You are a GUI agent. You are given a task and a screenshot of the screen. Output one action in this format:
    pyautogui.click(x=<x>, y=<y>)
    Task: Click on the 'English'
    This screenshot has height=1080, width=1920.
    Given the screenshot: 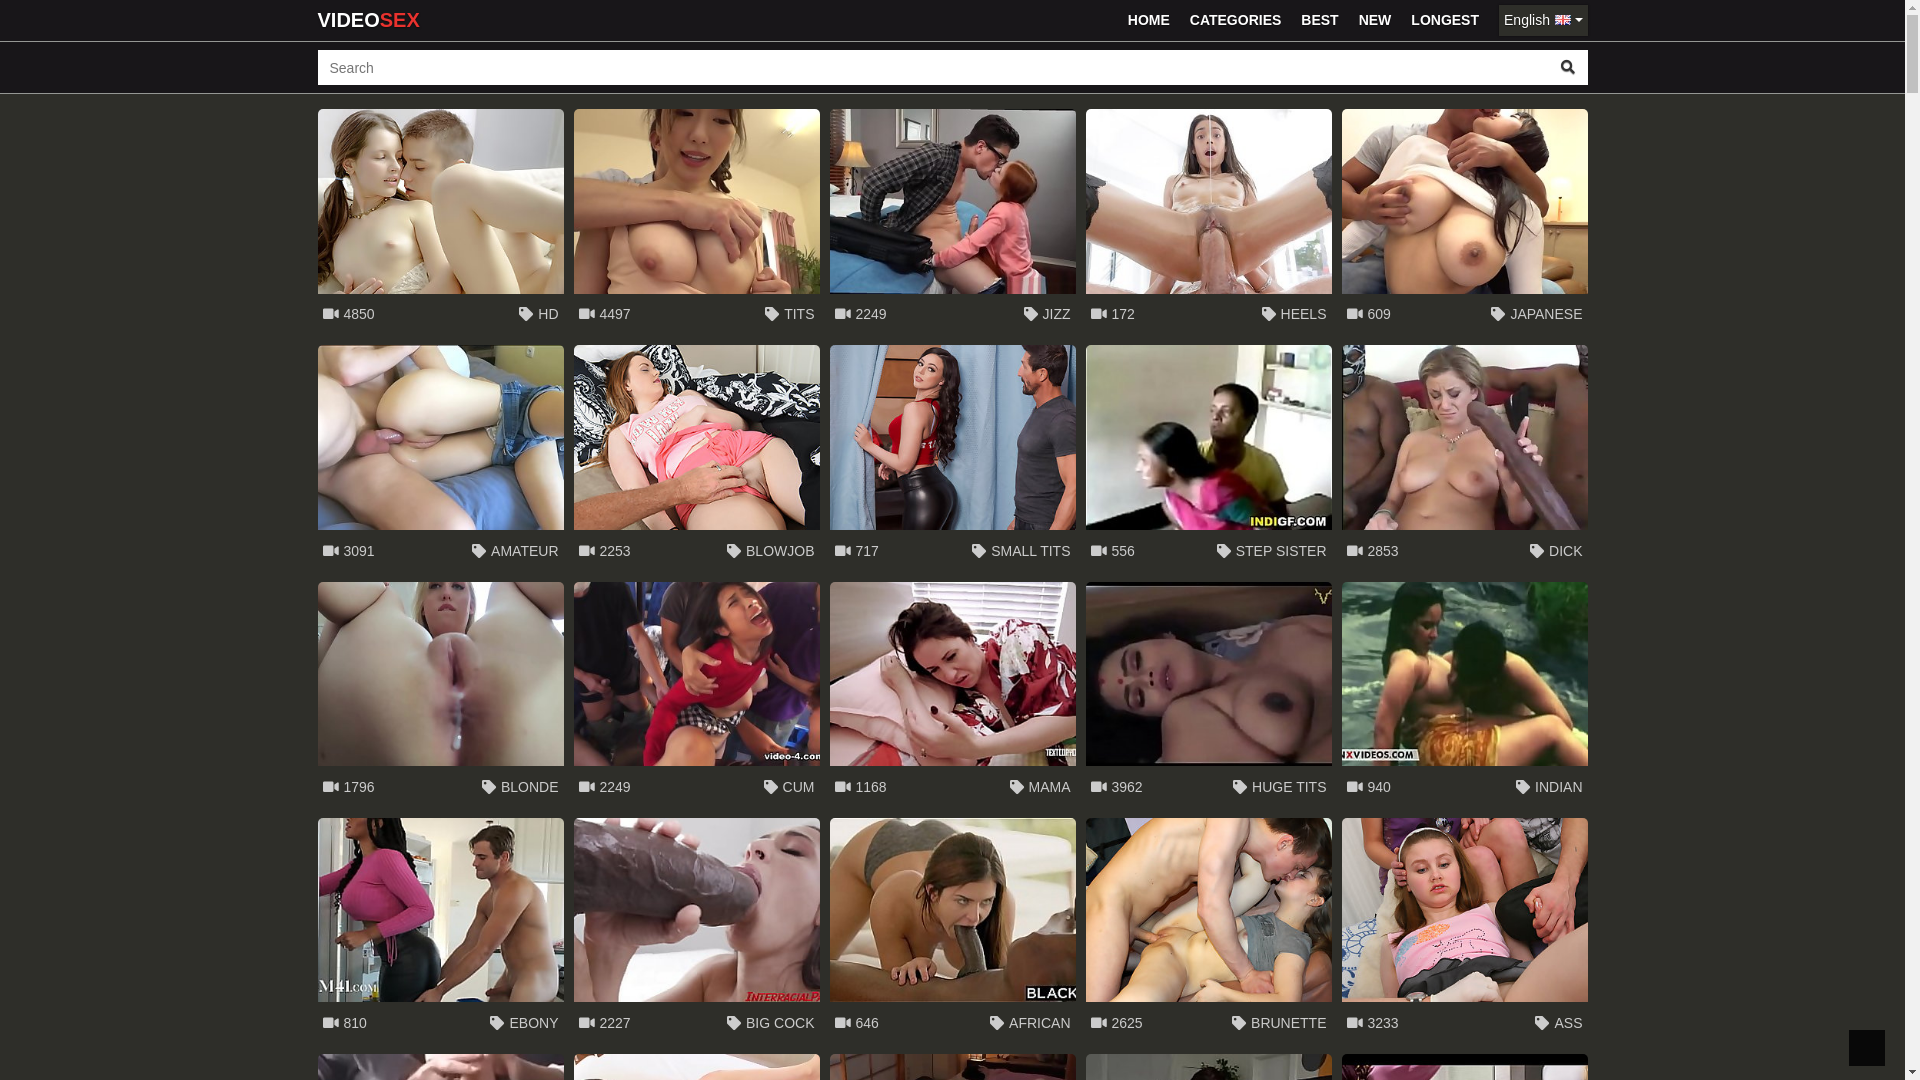 What is the action you would take?
    pyautogui.click(x=1541, y=20)
    